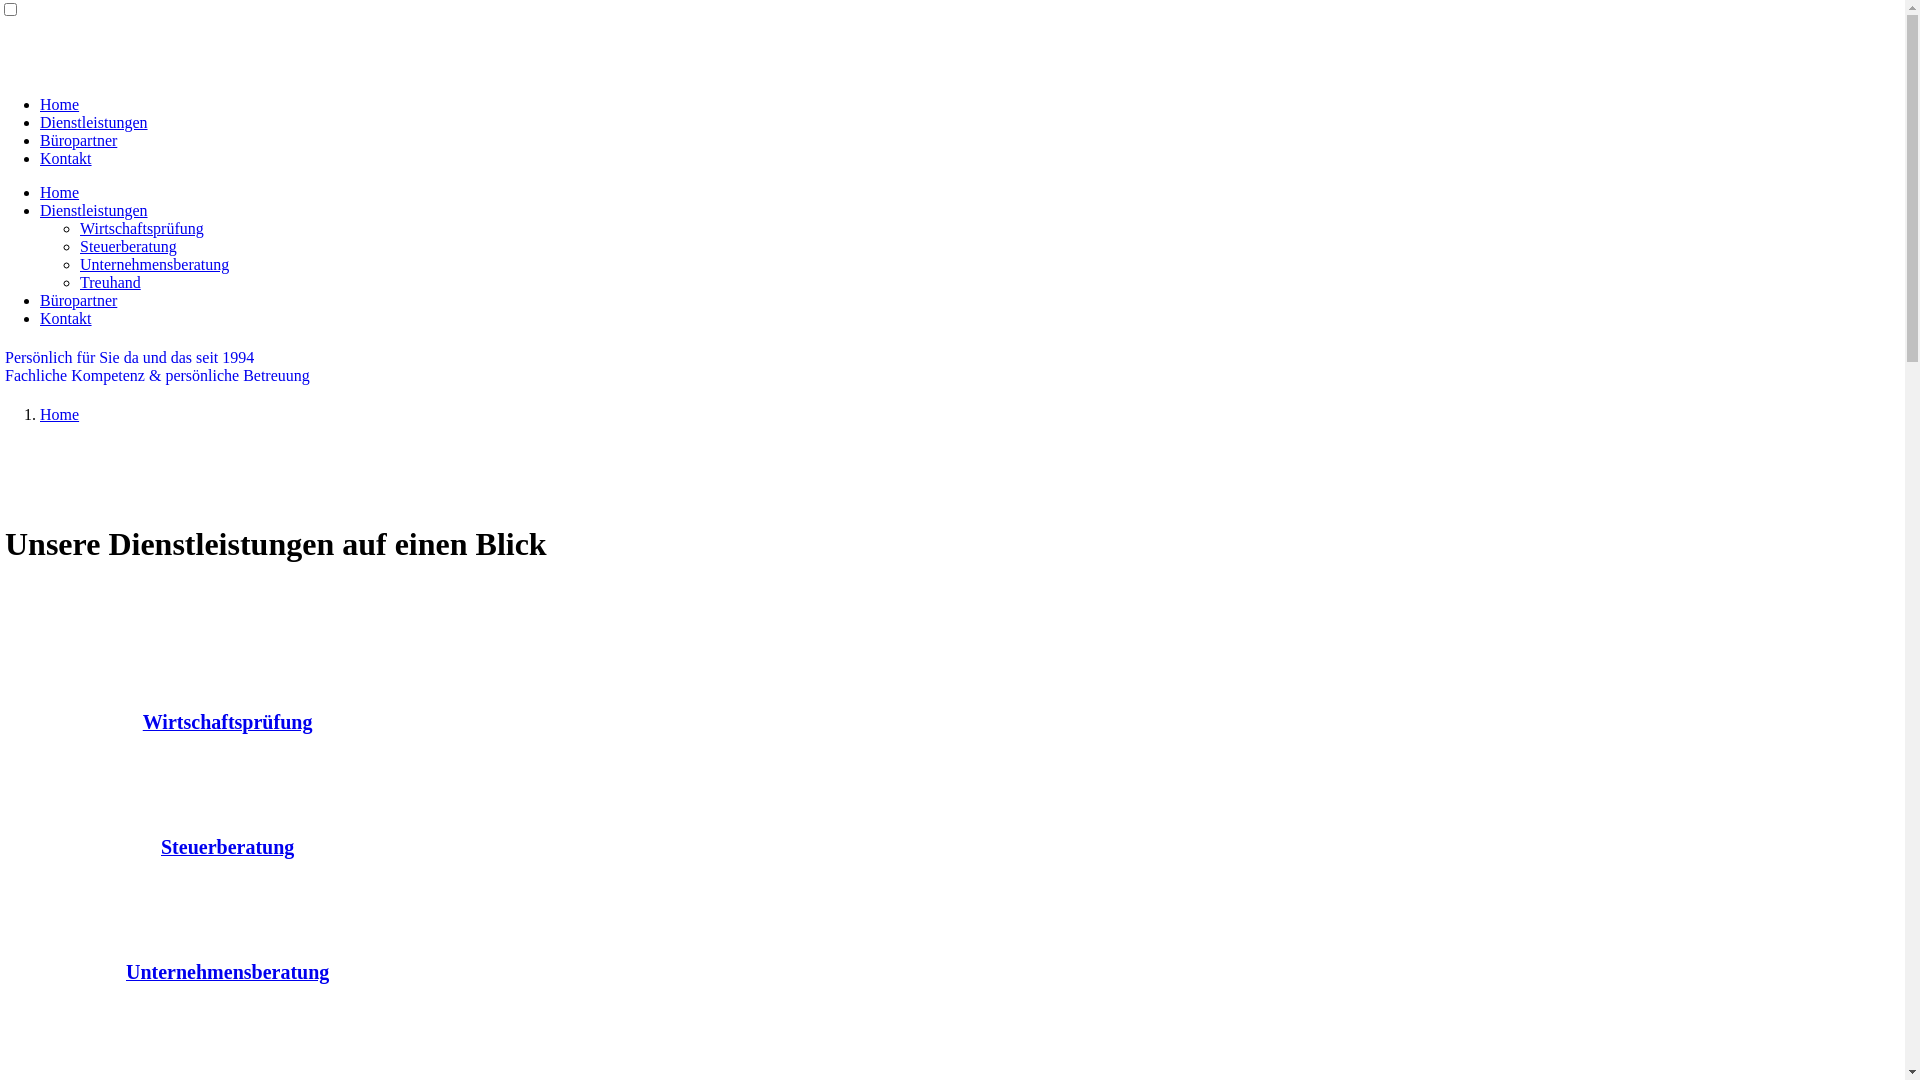 The height and width of the screenshot is (1080, 1920). Describe the element at coordinates (39, 210) in the screenshot. I see `'Dienstleistungen'` at that location.